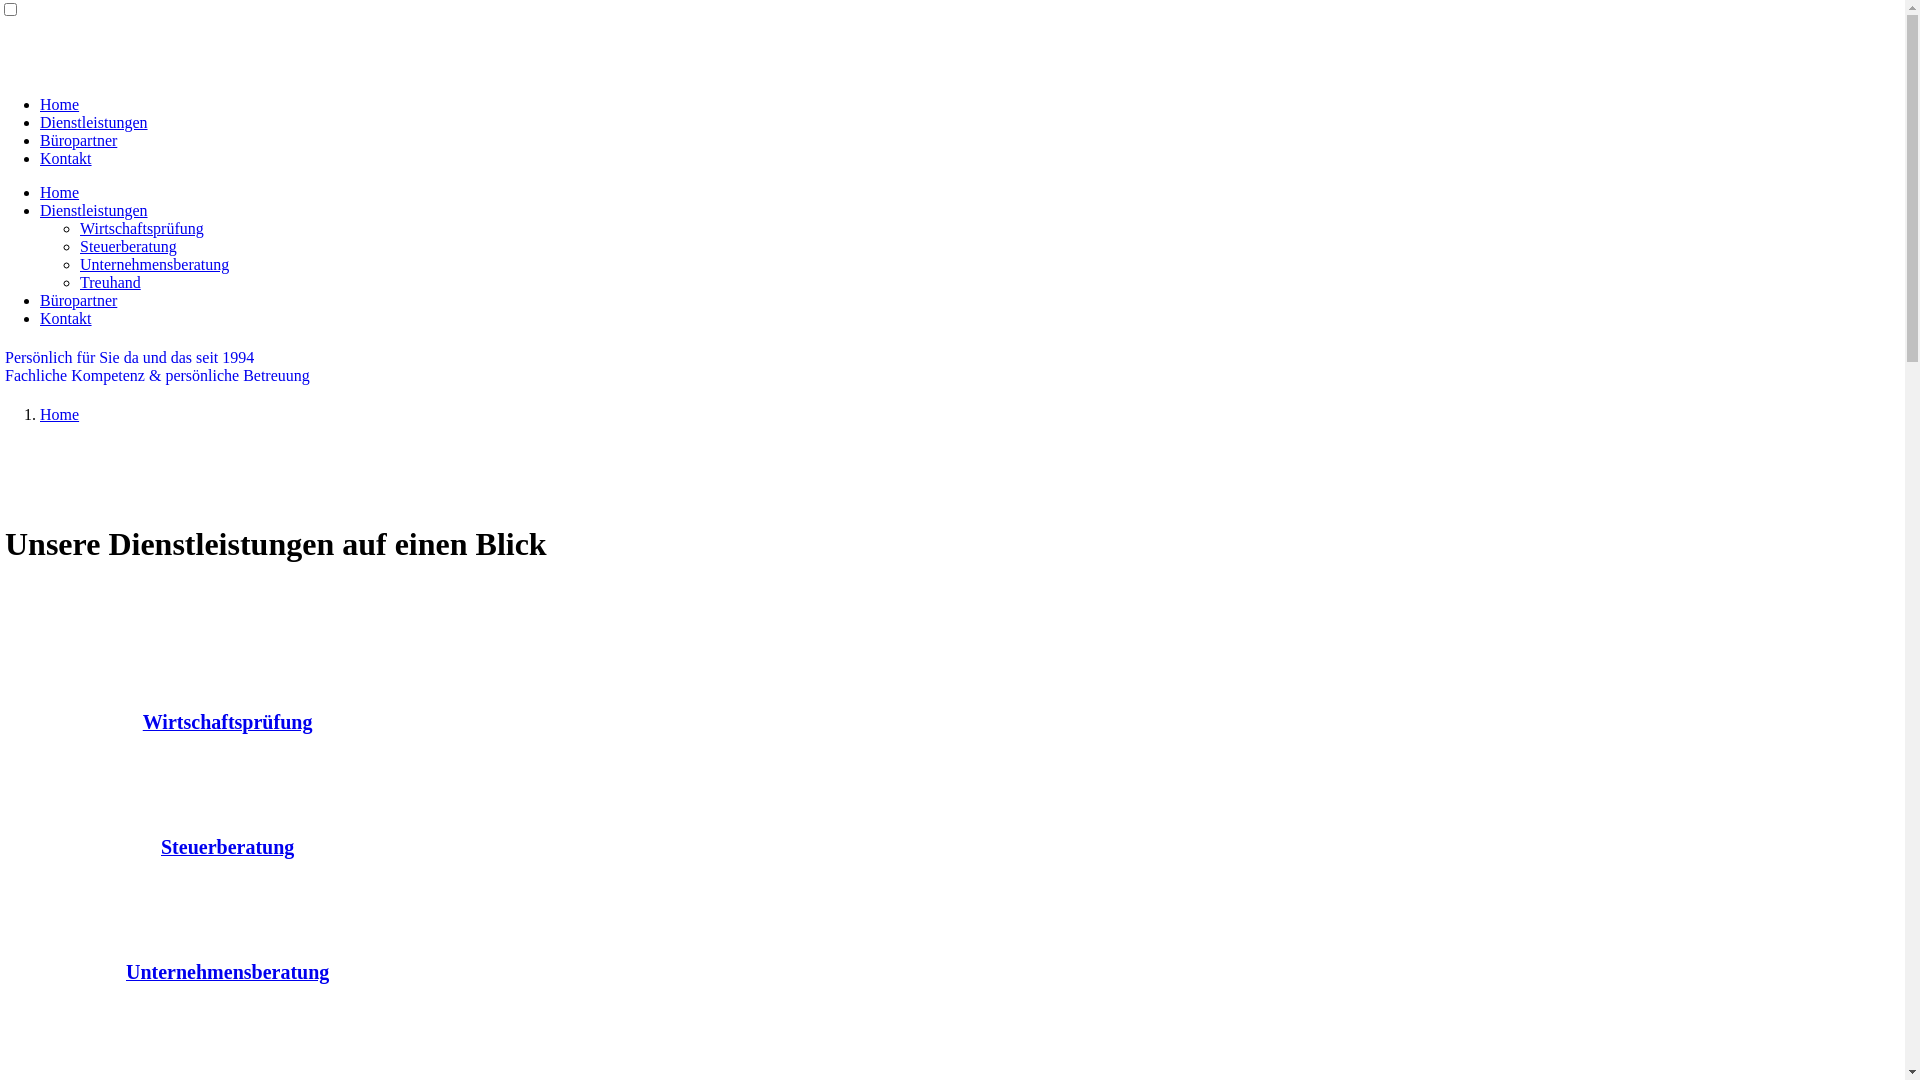 The height and width of the screenshot is (1080, 1920). Describe the element at coordinates (39, 210) in the screenshot. I see `'Dienstleistungen'` at that location.